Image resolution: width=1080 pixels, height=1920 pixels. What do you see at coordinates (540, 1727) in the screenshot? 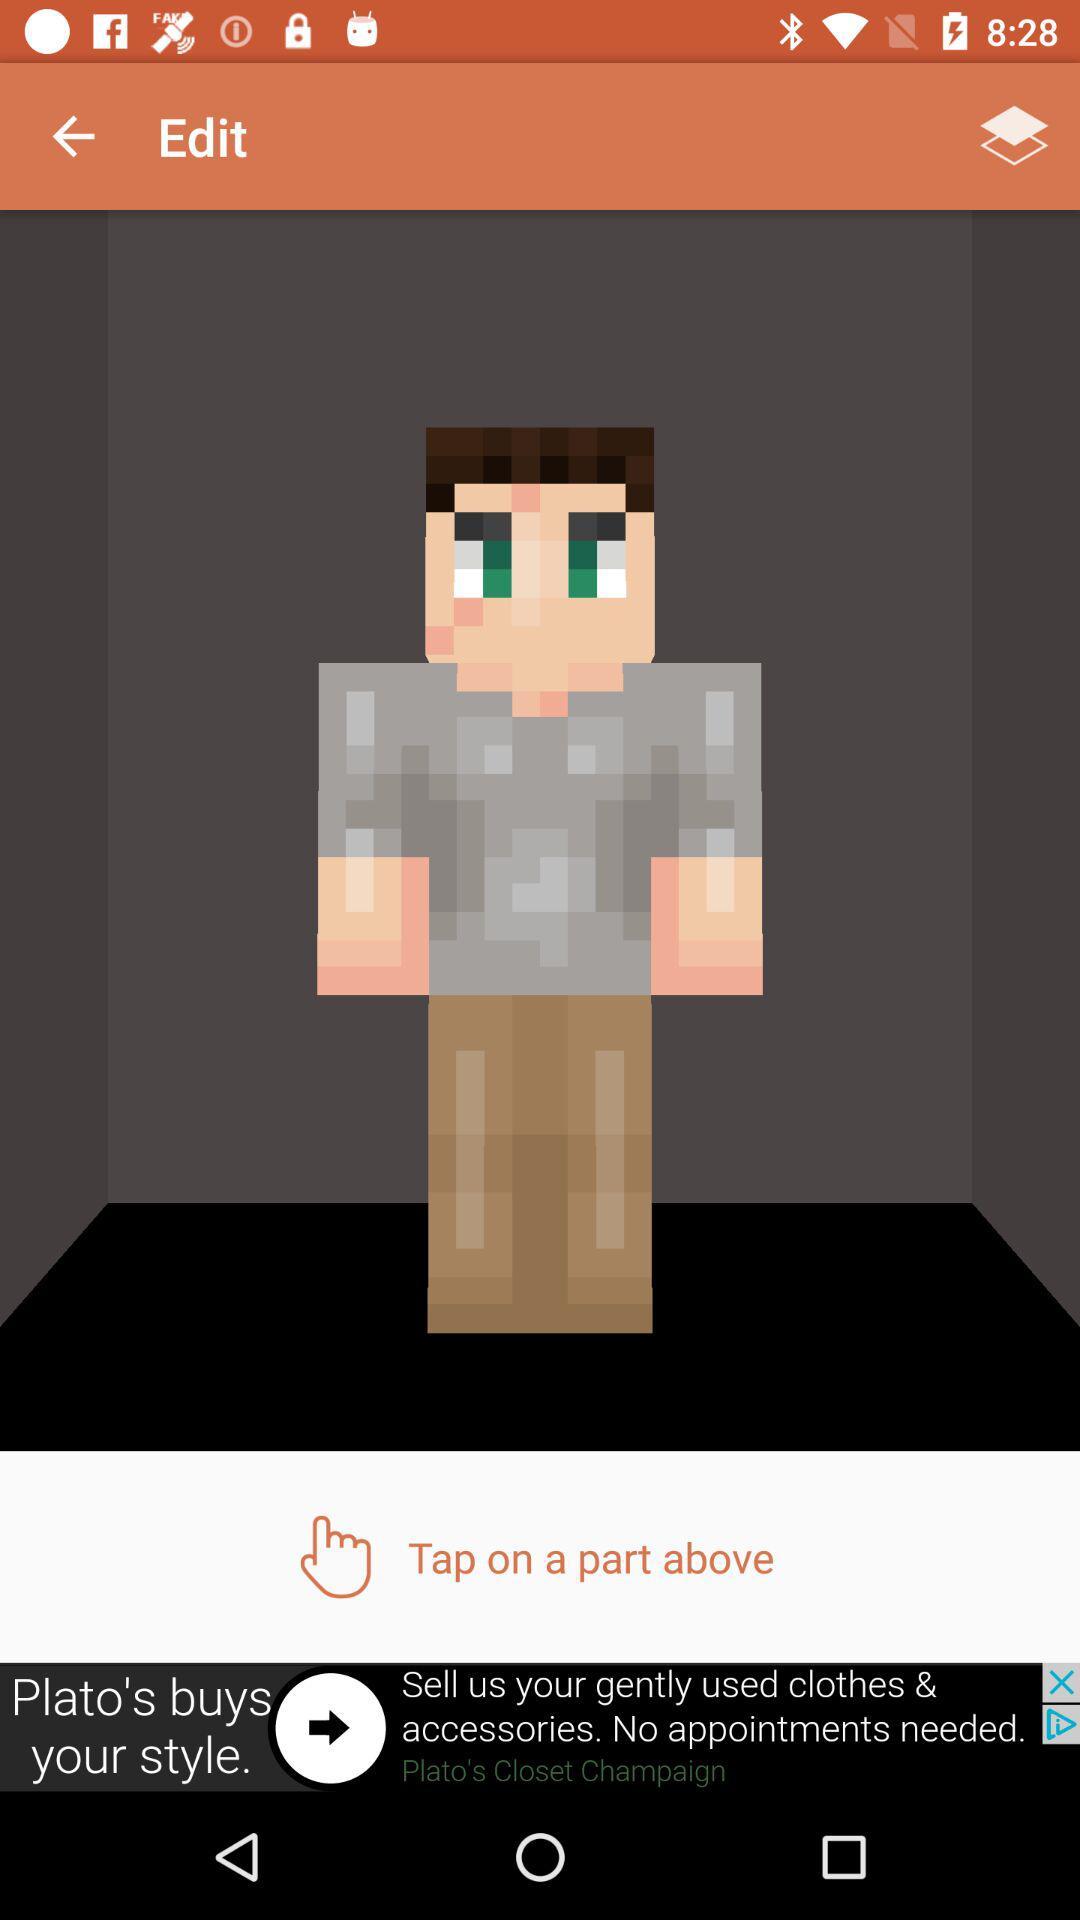
I see `screen page` at bounding box center [540, 1727].